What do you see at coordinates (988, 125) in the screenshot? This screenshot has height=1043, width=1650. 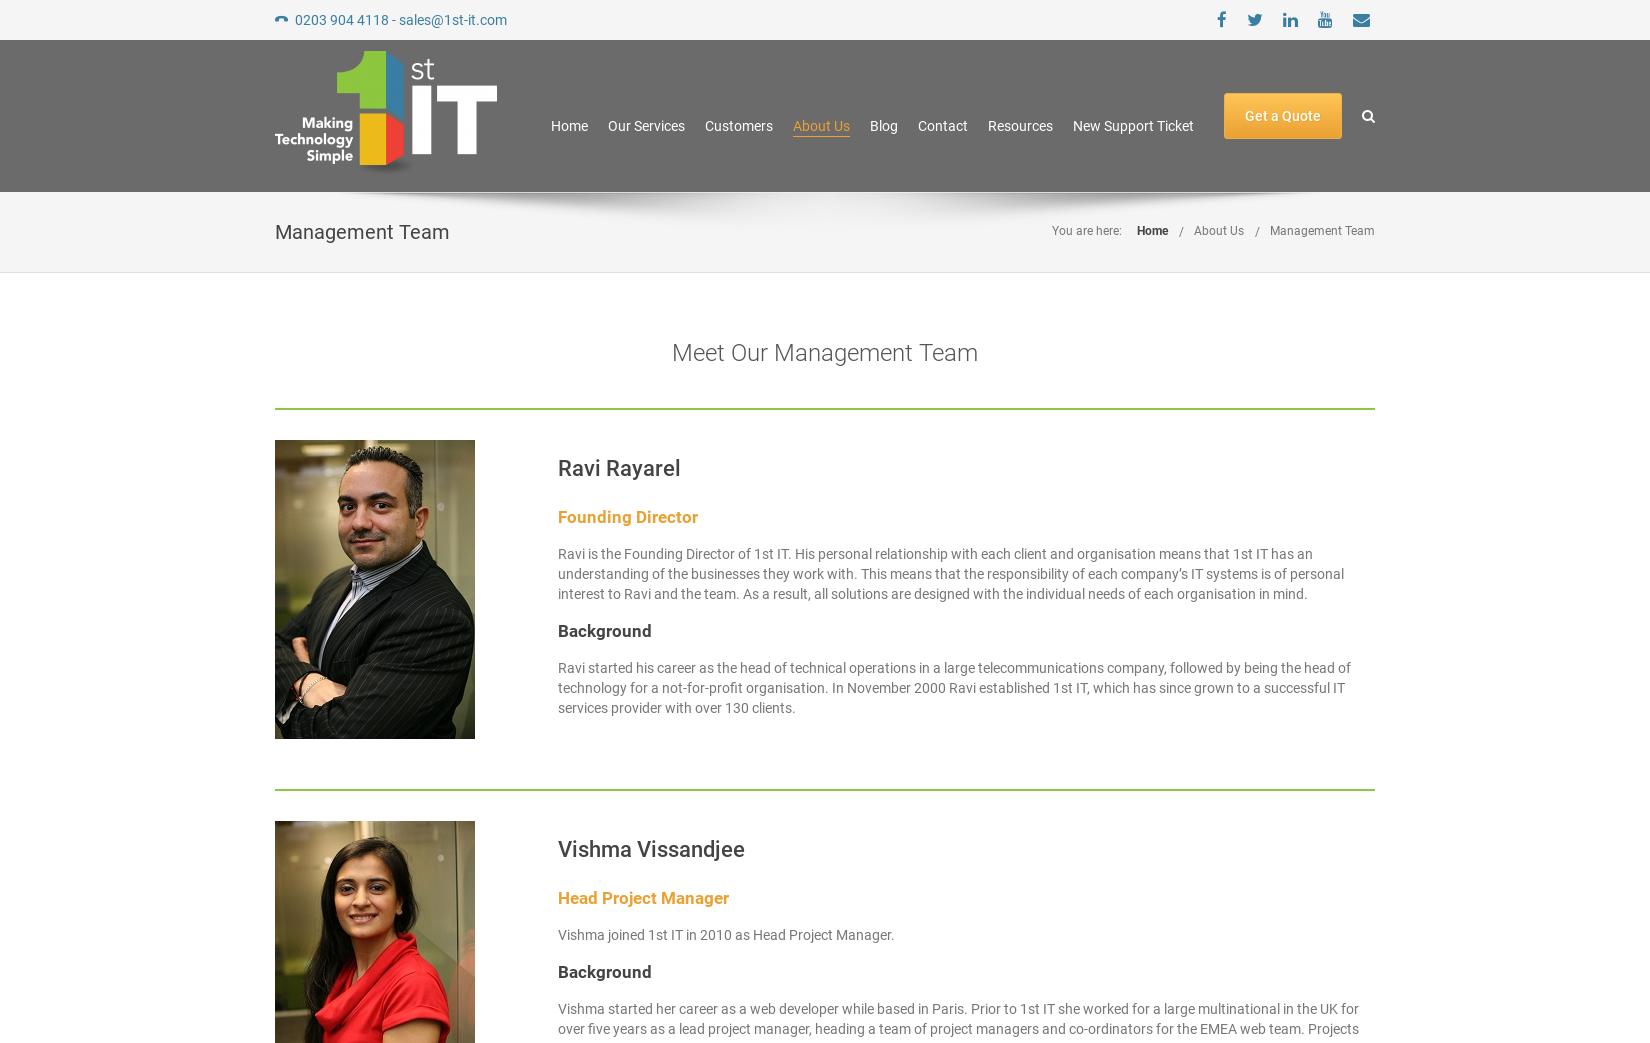 I see `'Resources'` at bounding box center [988, 125].